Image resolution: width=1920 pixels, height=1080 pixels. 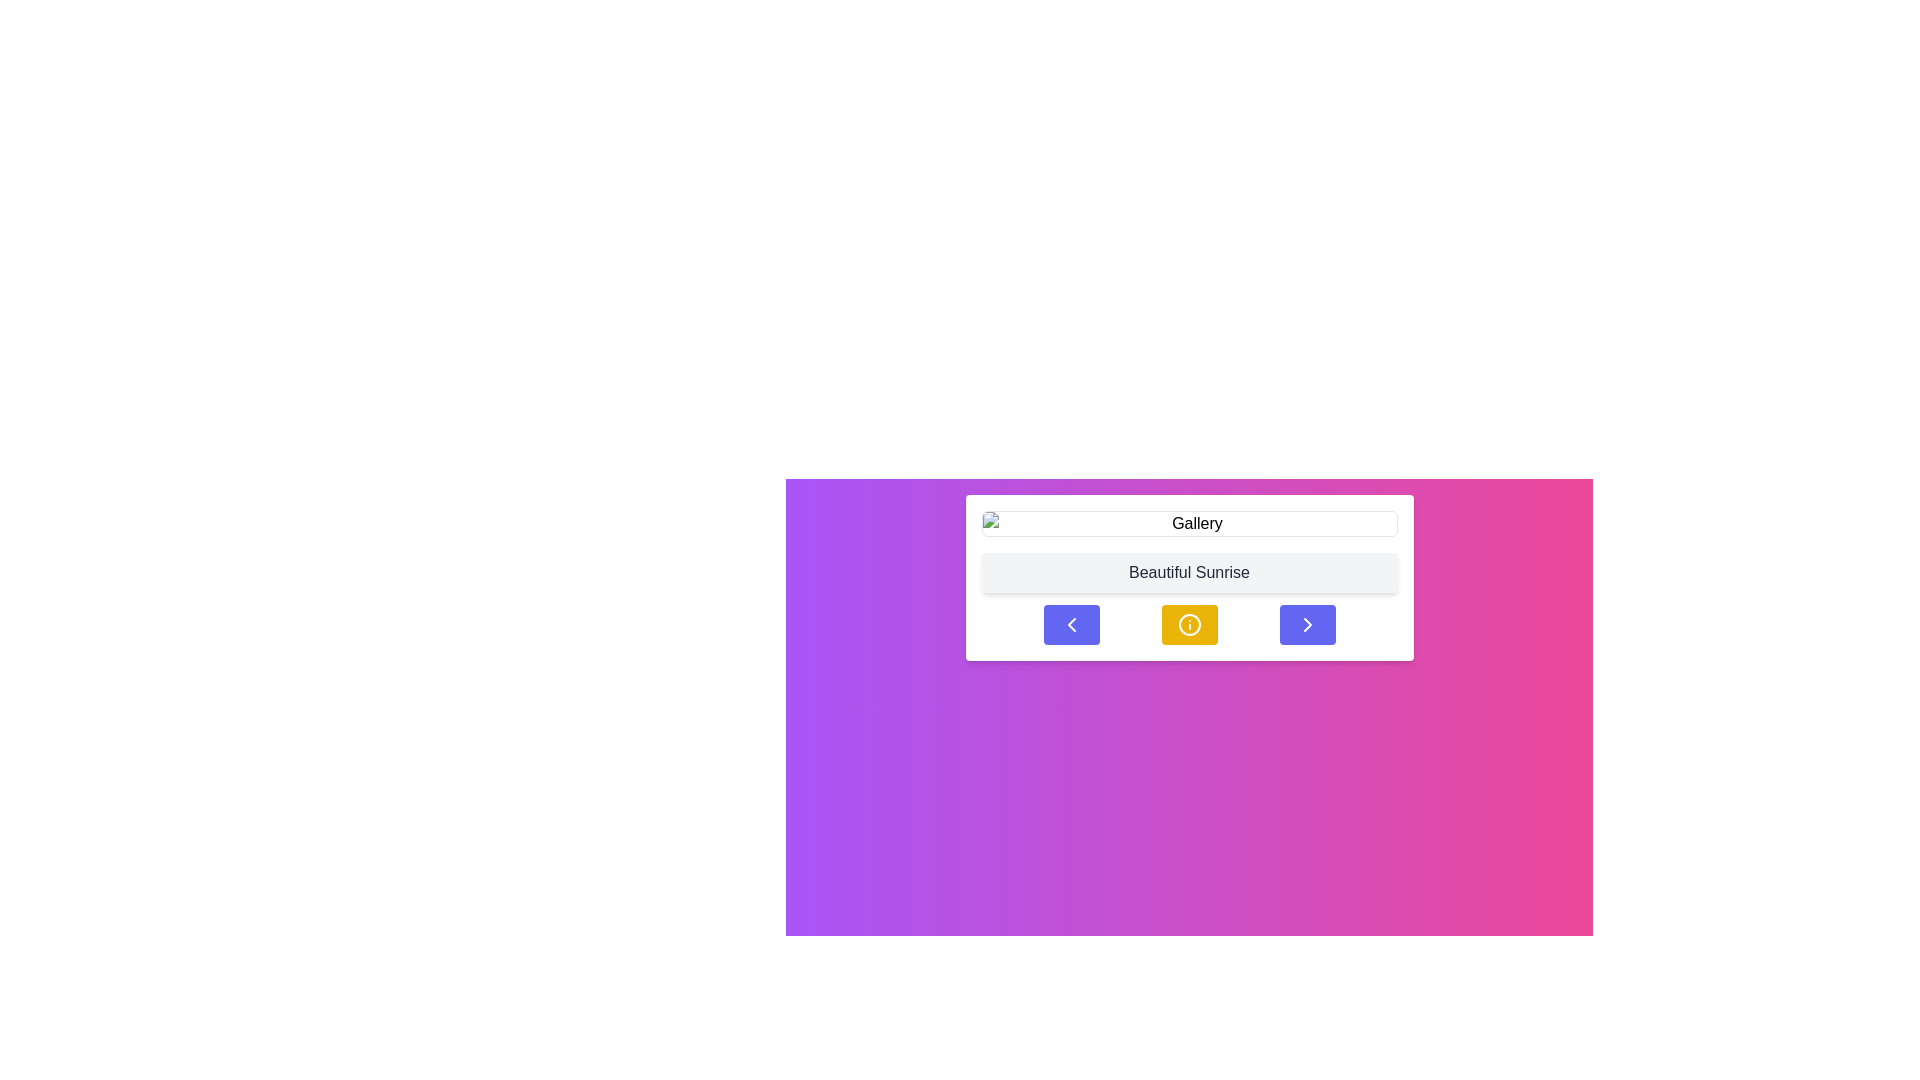 What do you see at coordinates (1189, 623) in the screenshot?
I see `the information icon with a circular outline and yellow background, located at the bottom of the gallery interface` at bounding box center [1189, 623].